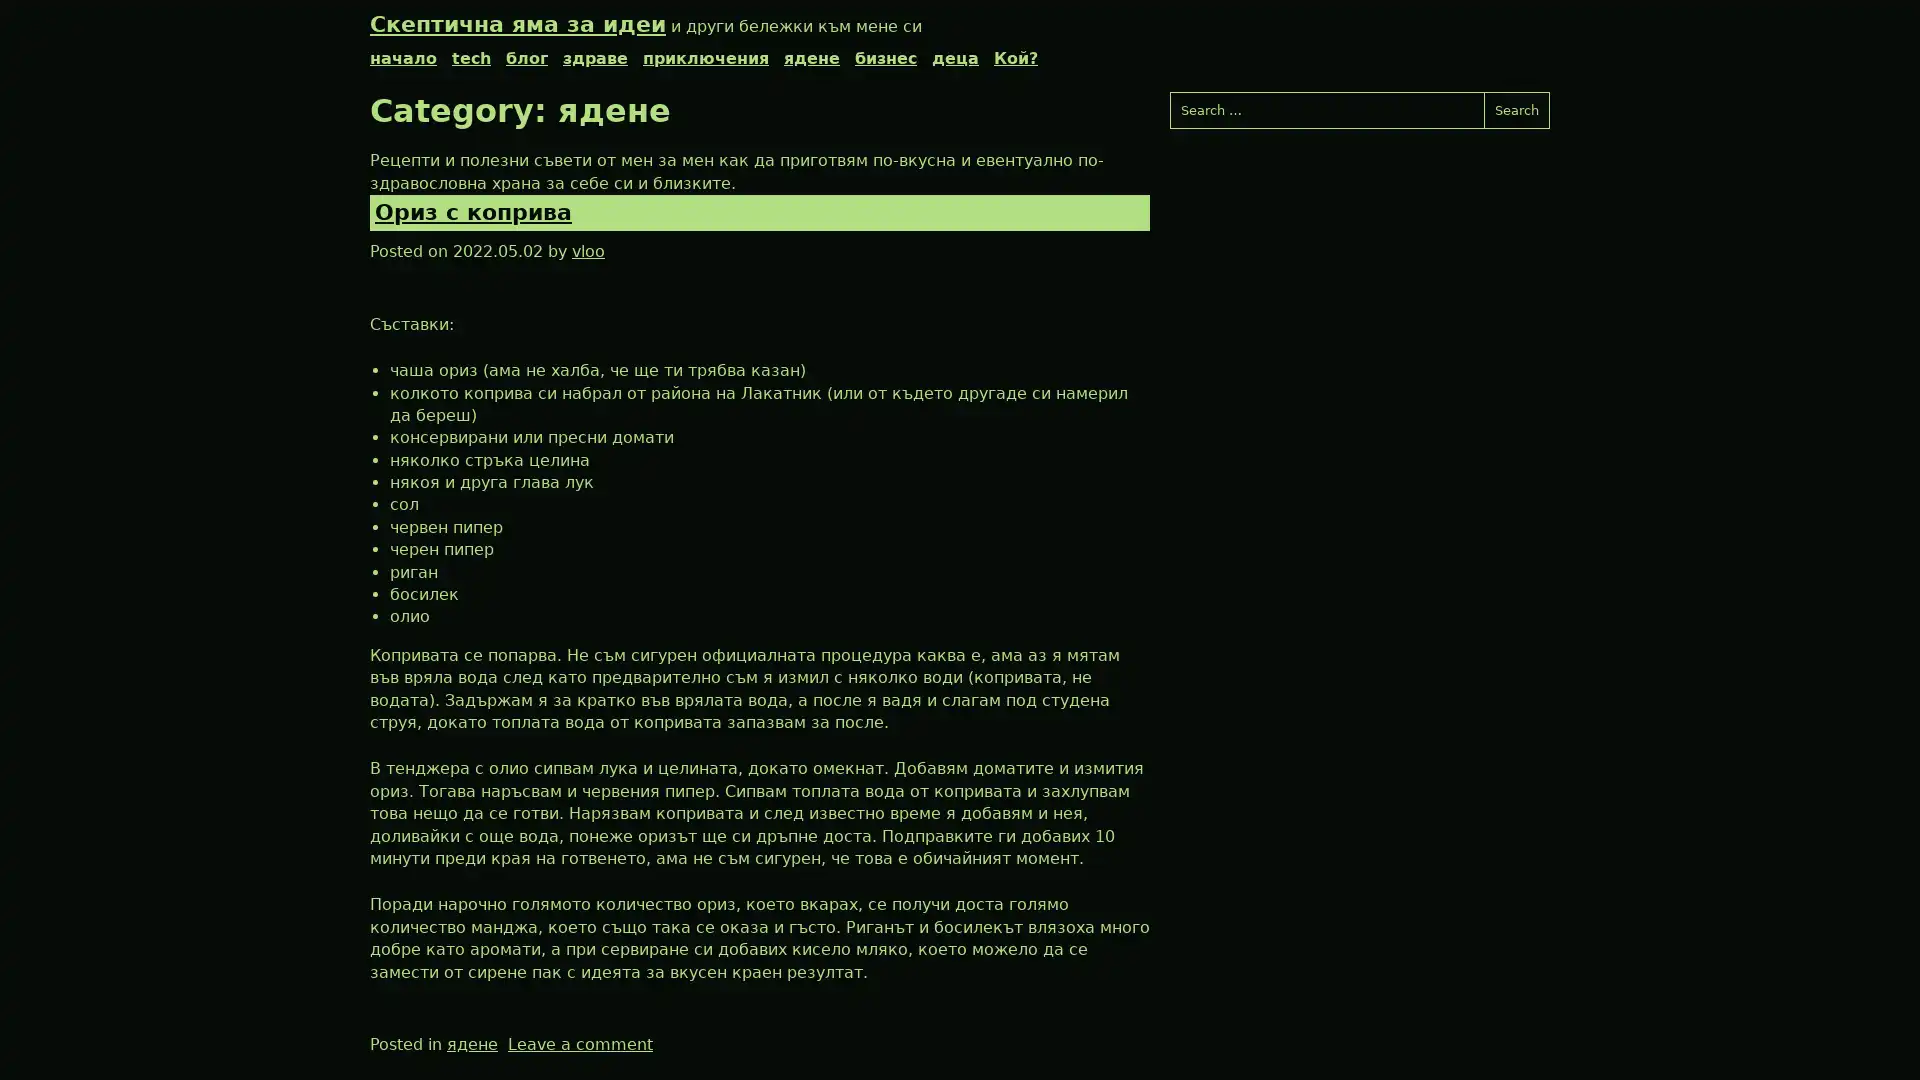 The height and width of the screenshot is (1080, 1920). I want to click on Search, so click(1516, 110).